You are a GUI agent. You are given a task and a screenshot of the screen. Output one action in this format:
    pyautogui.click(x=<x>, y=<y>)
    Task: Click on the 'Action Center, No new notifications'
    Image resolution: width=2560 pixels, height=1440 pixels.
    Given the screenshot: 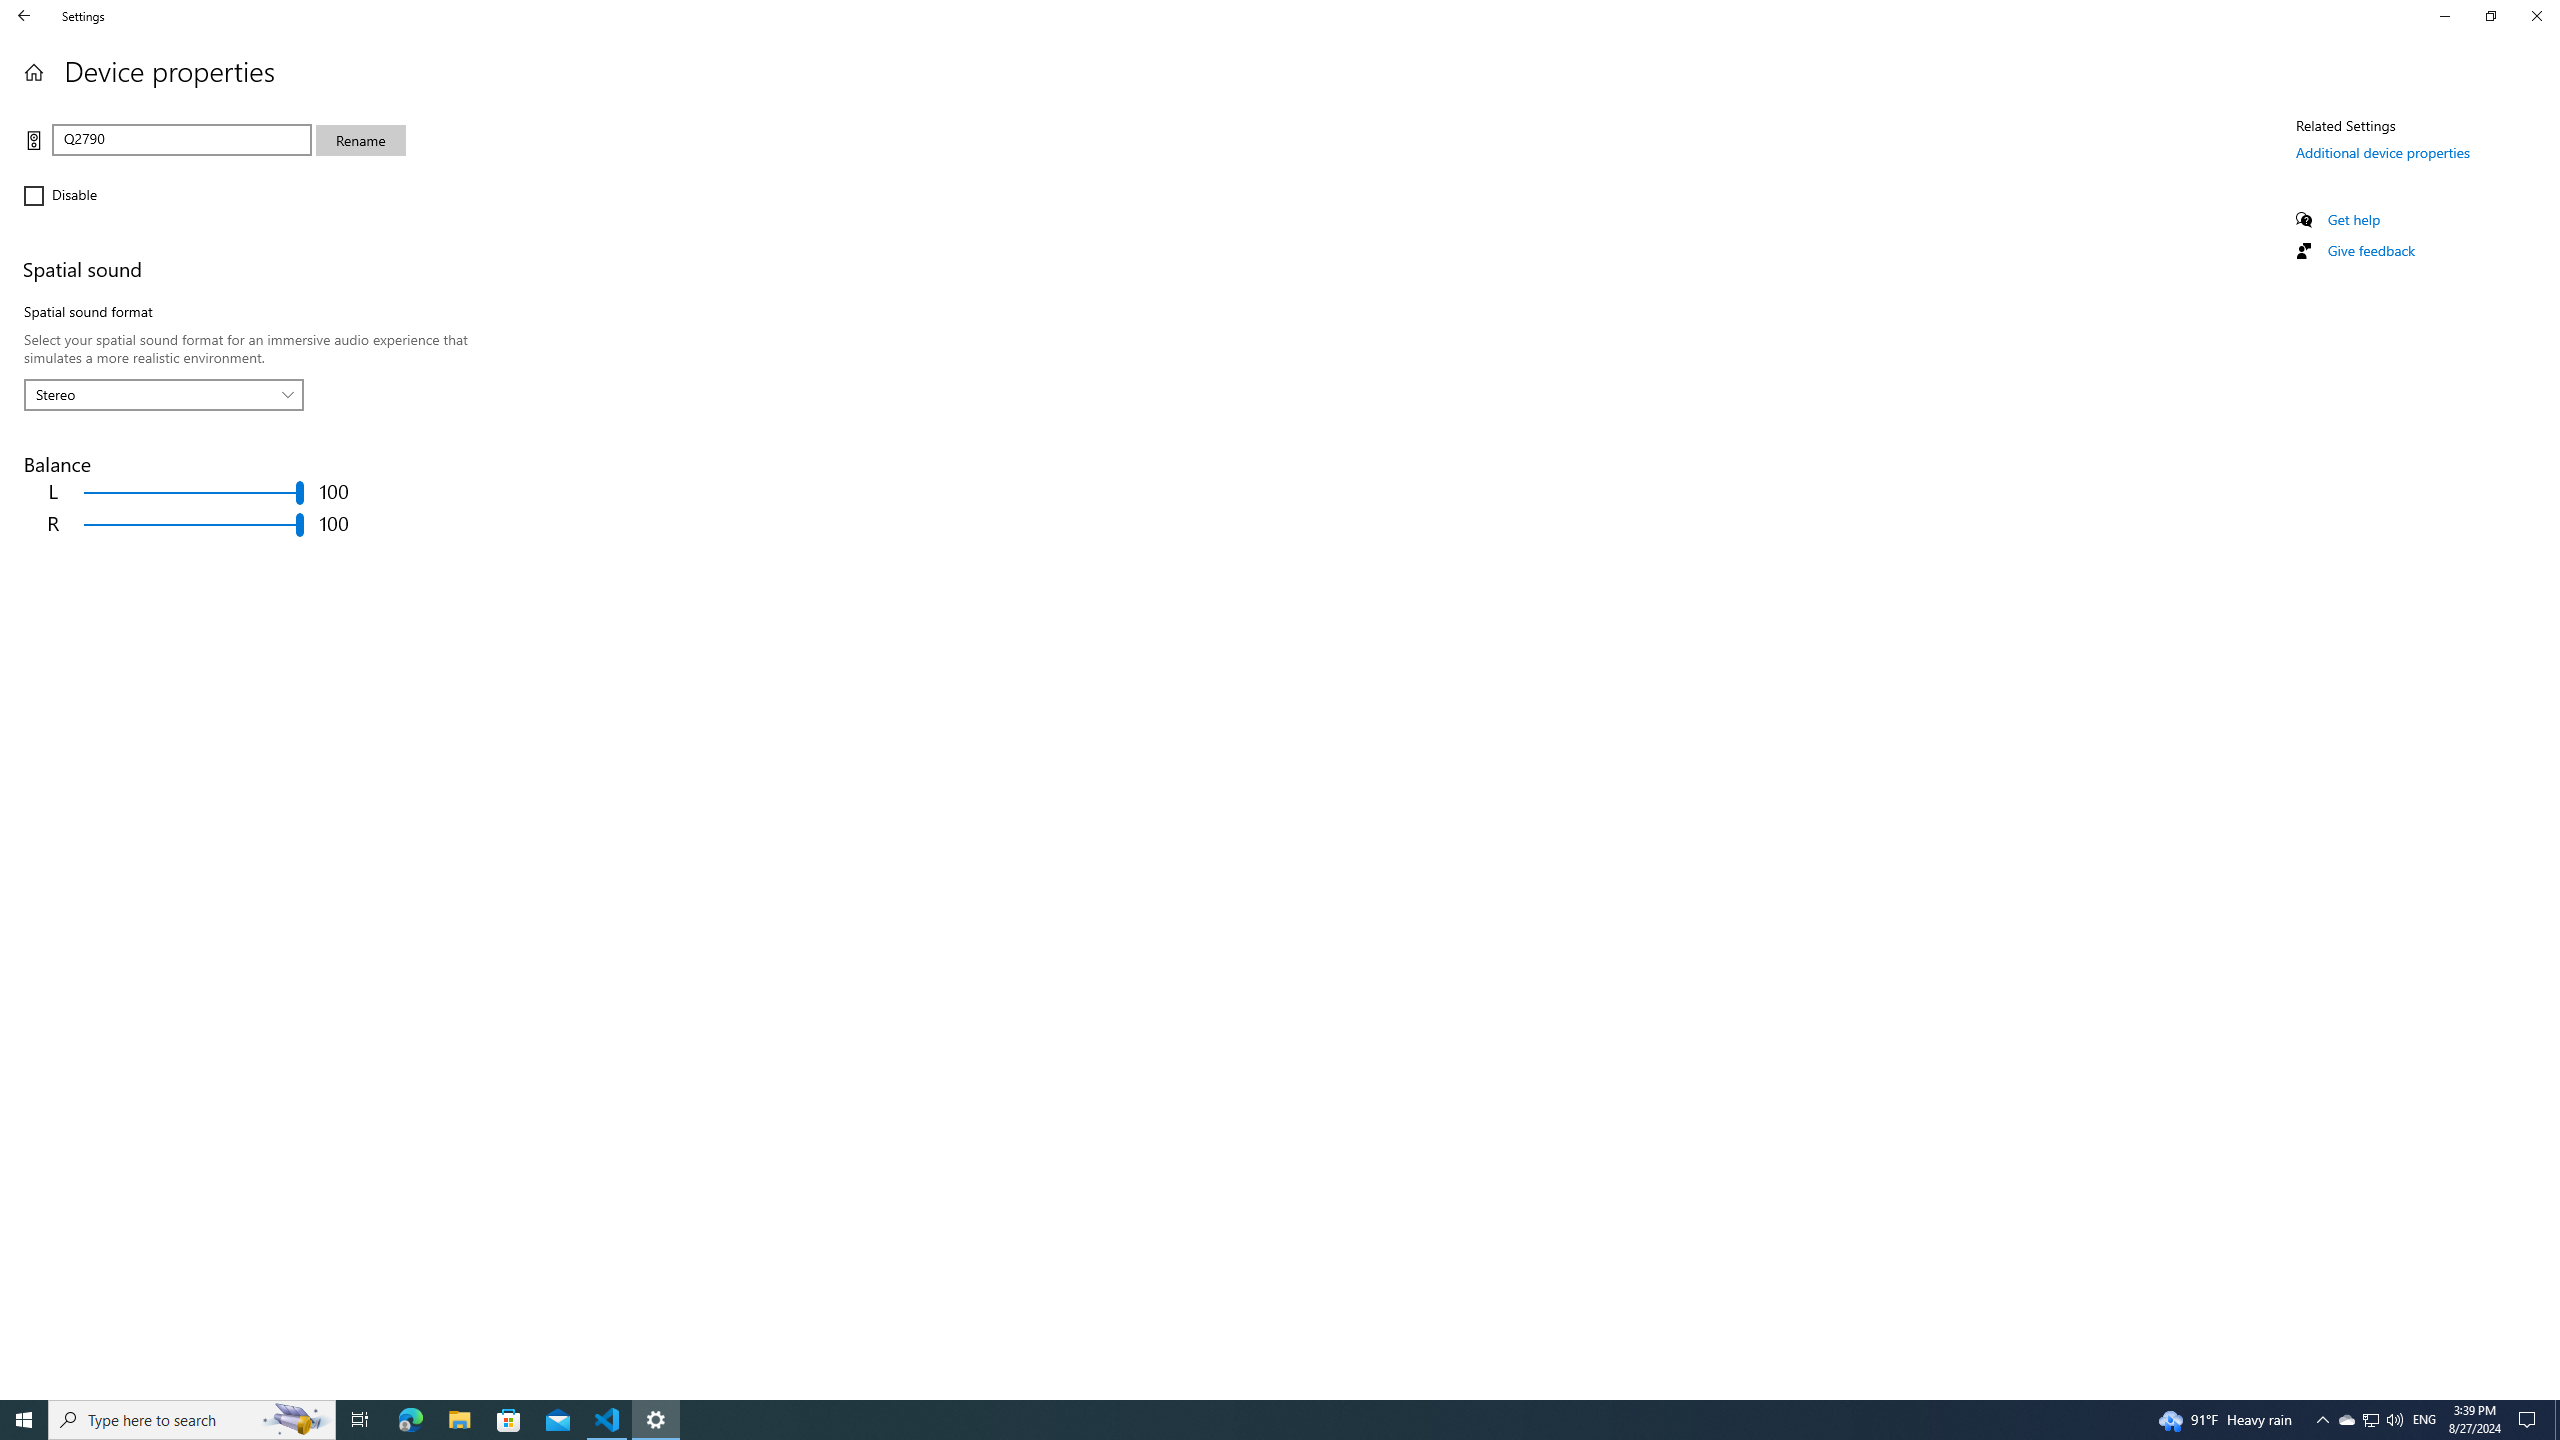 What is the action you would take?
    pyautogui.click(x=2530, y=1418)
    